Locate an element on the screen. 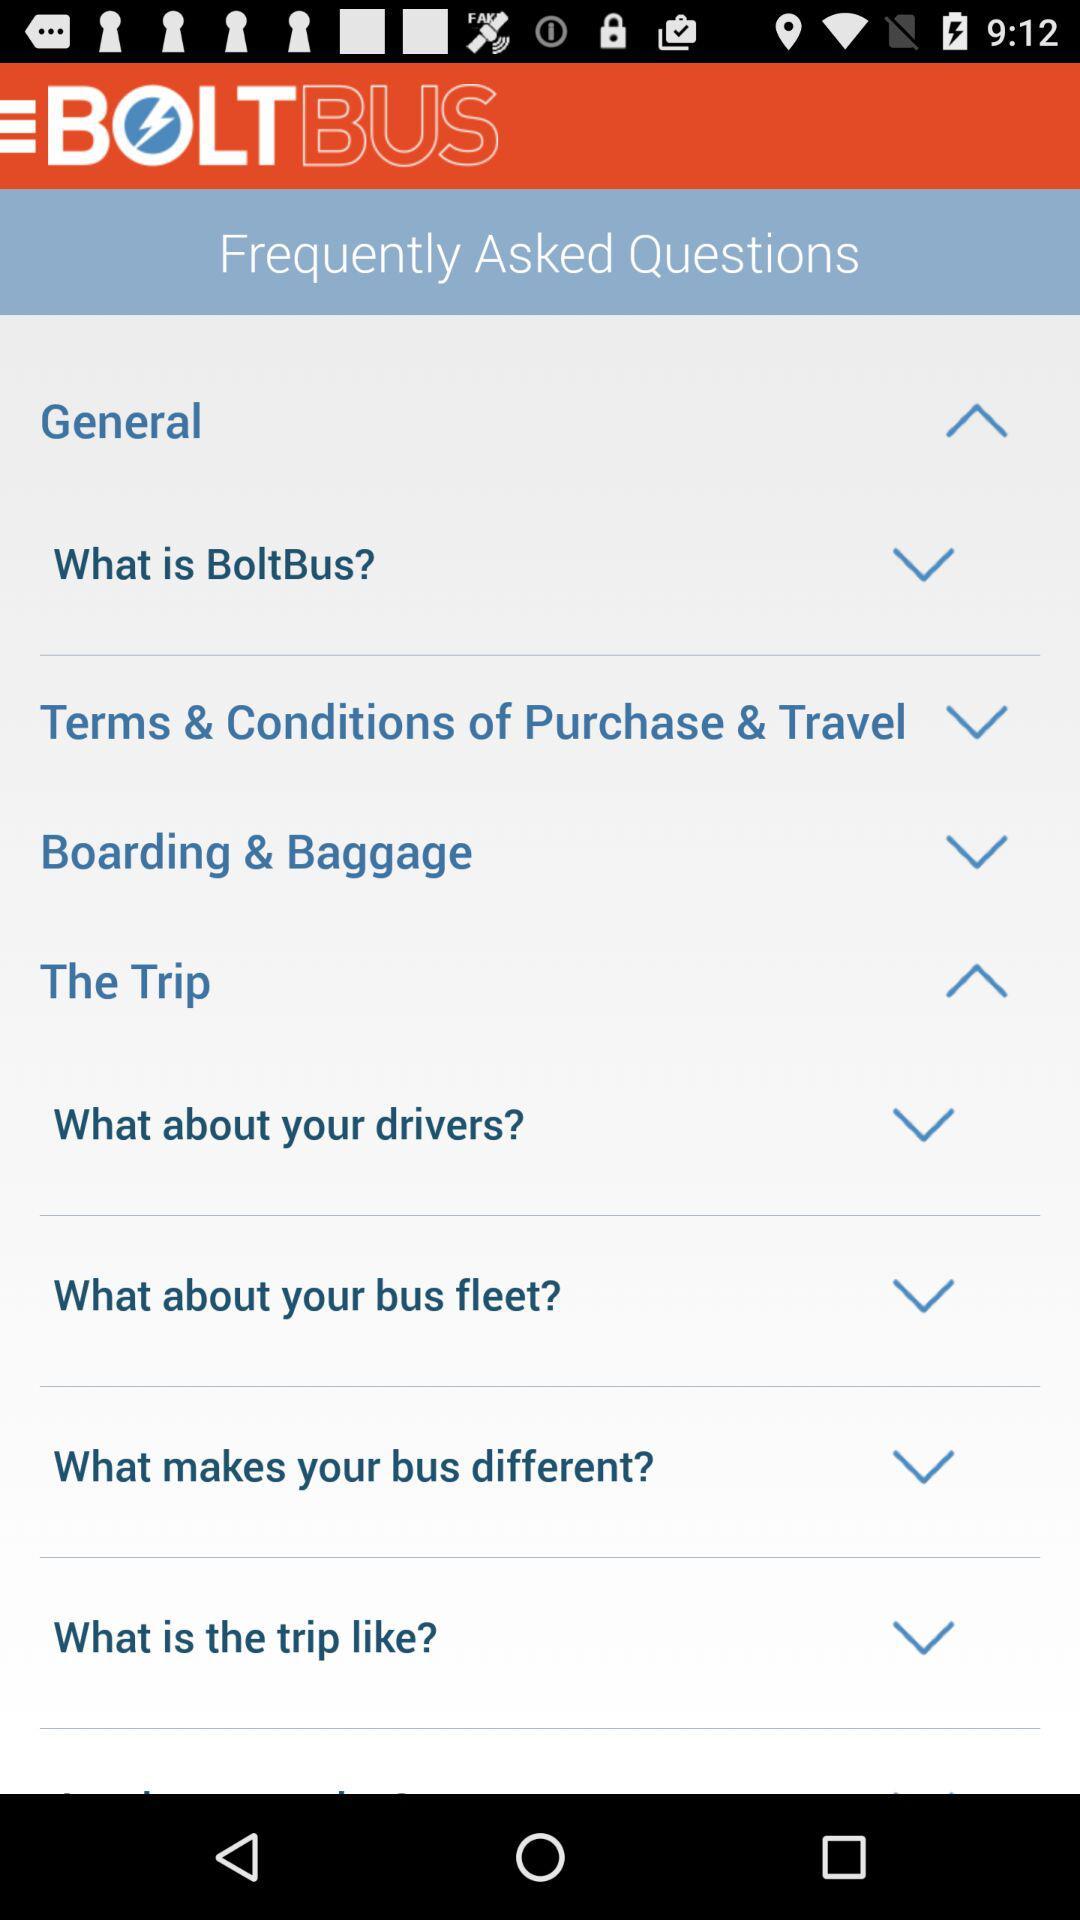 This screenshot has height=1920, width=1080. the drop down text which is bottom of the page is located at coordinates (540, 1636).